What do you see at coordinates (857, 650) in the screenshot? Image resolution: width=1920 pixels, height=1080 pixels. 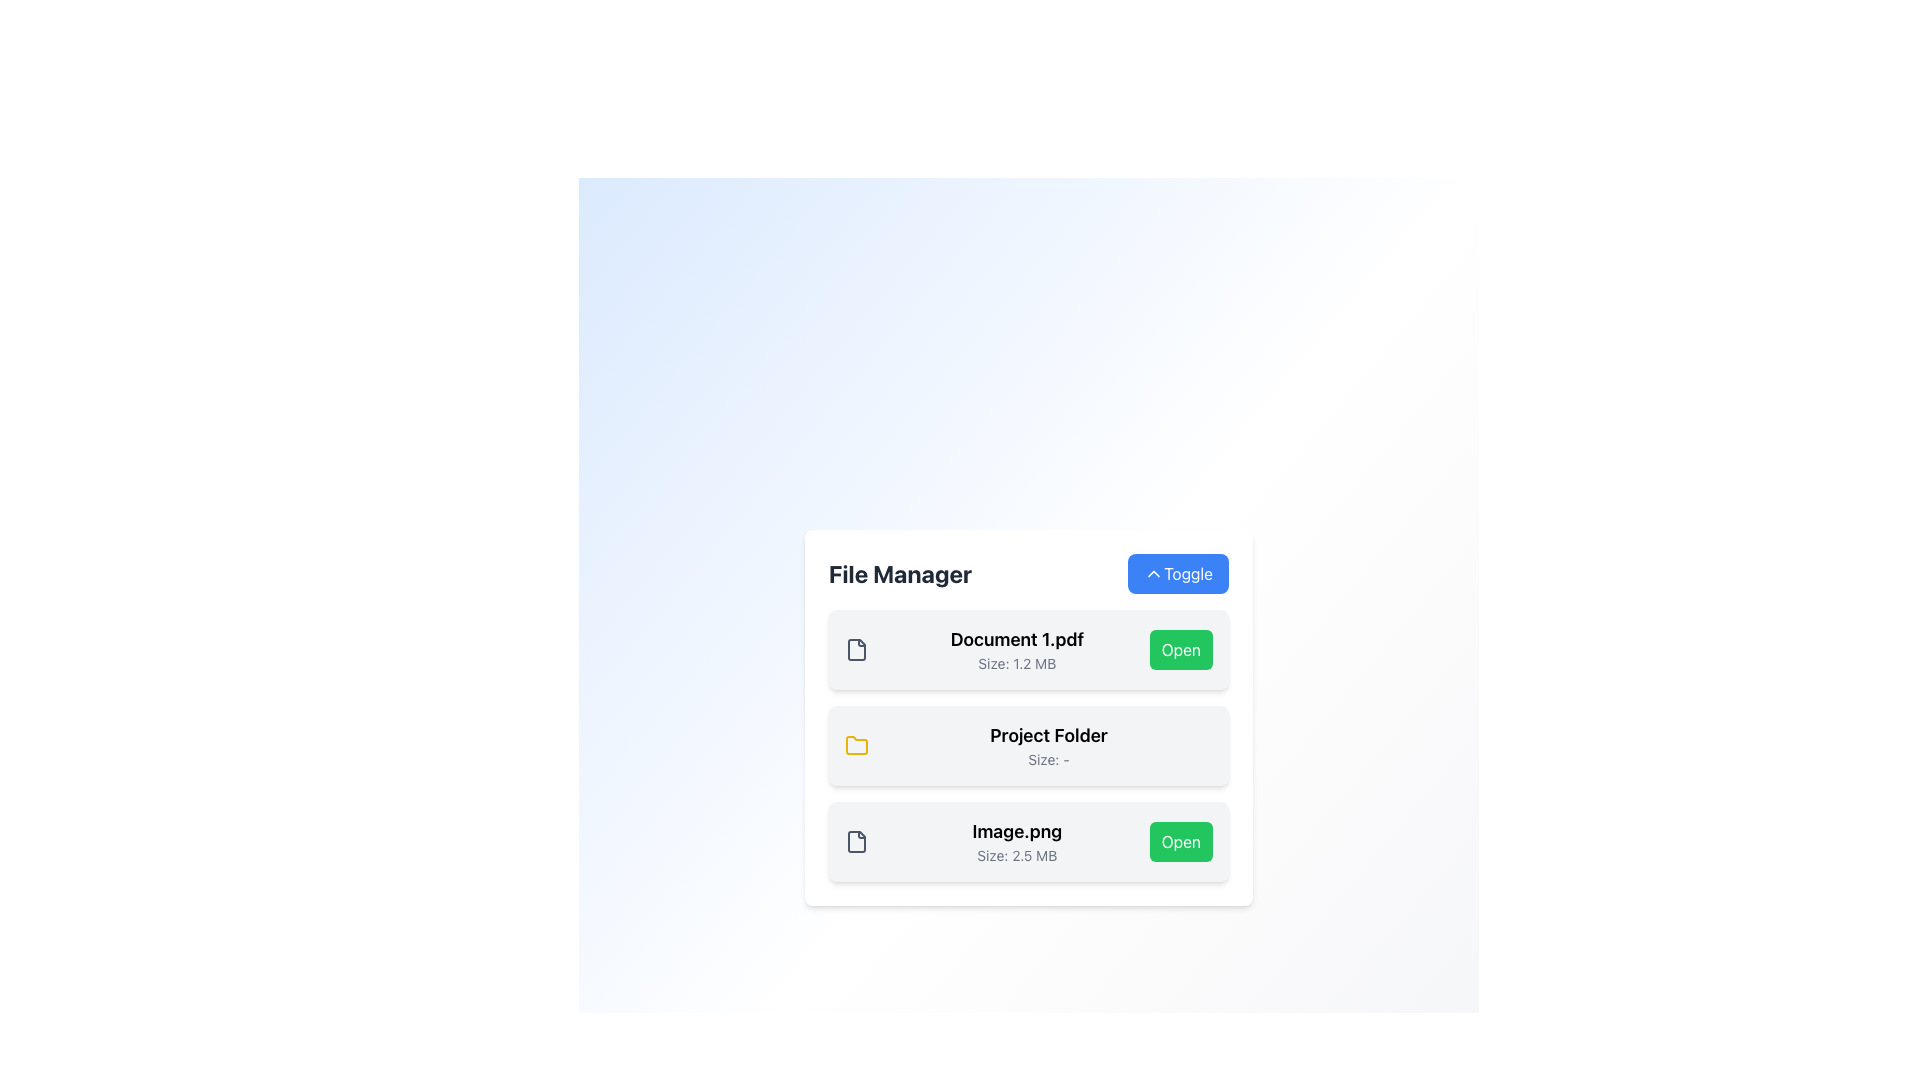 I see `the document page icon located to the left of 'Document 1.pdf' in the 'File Manager' section` at bounding box center [857, 650].